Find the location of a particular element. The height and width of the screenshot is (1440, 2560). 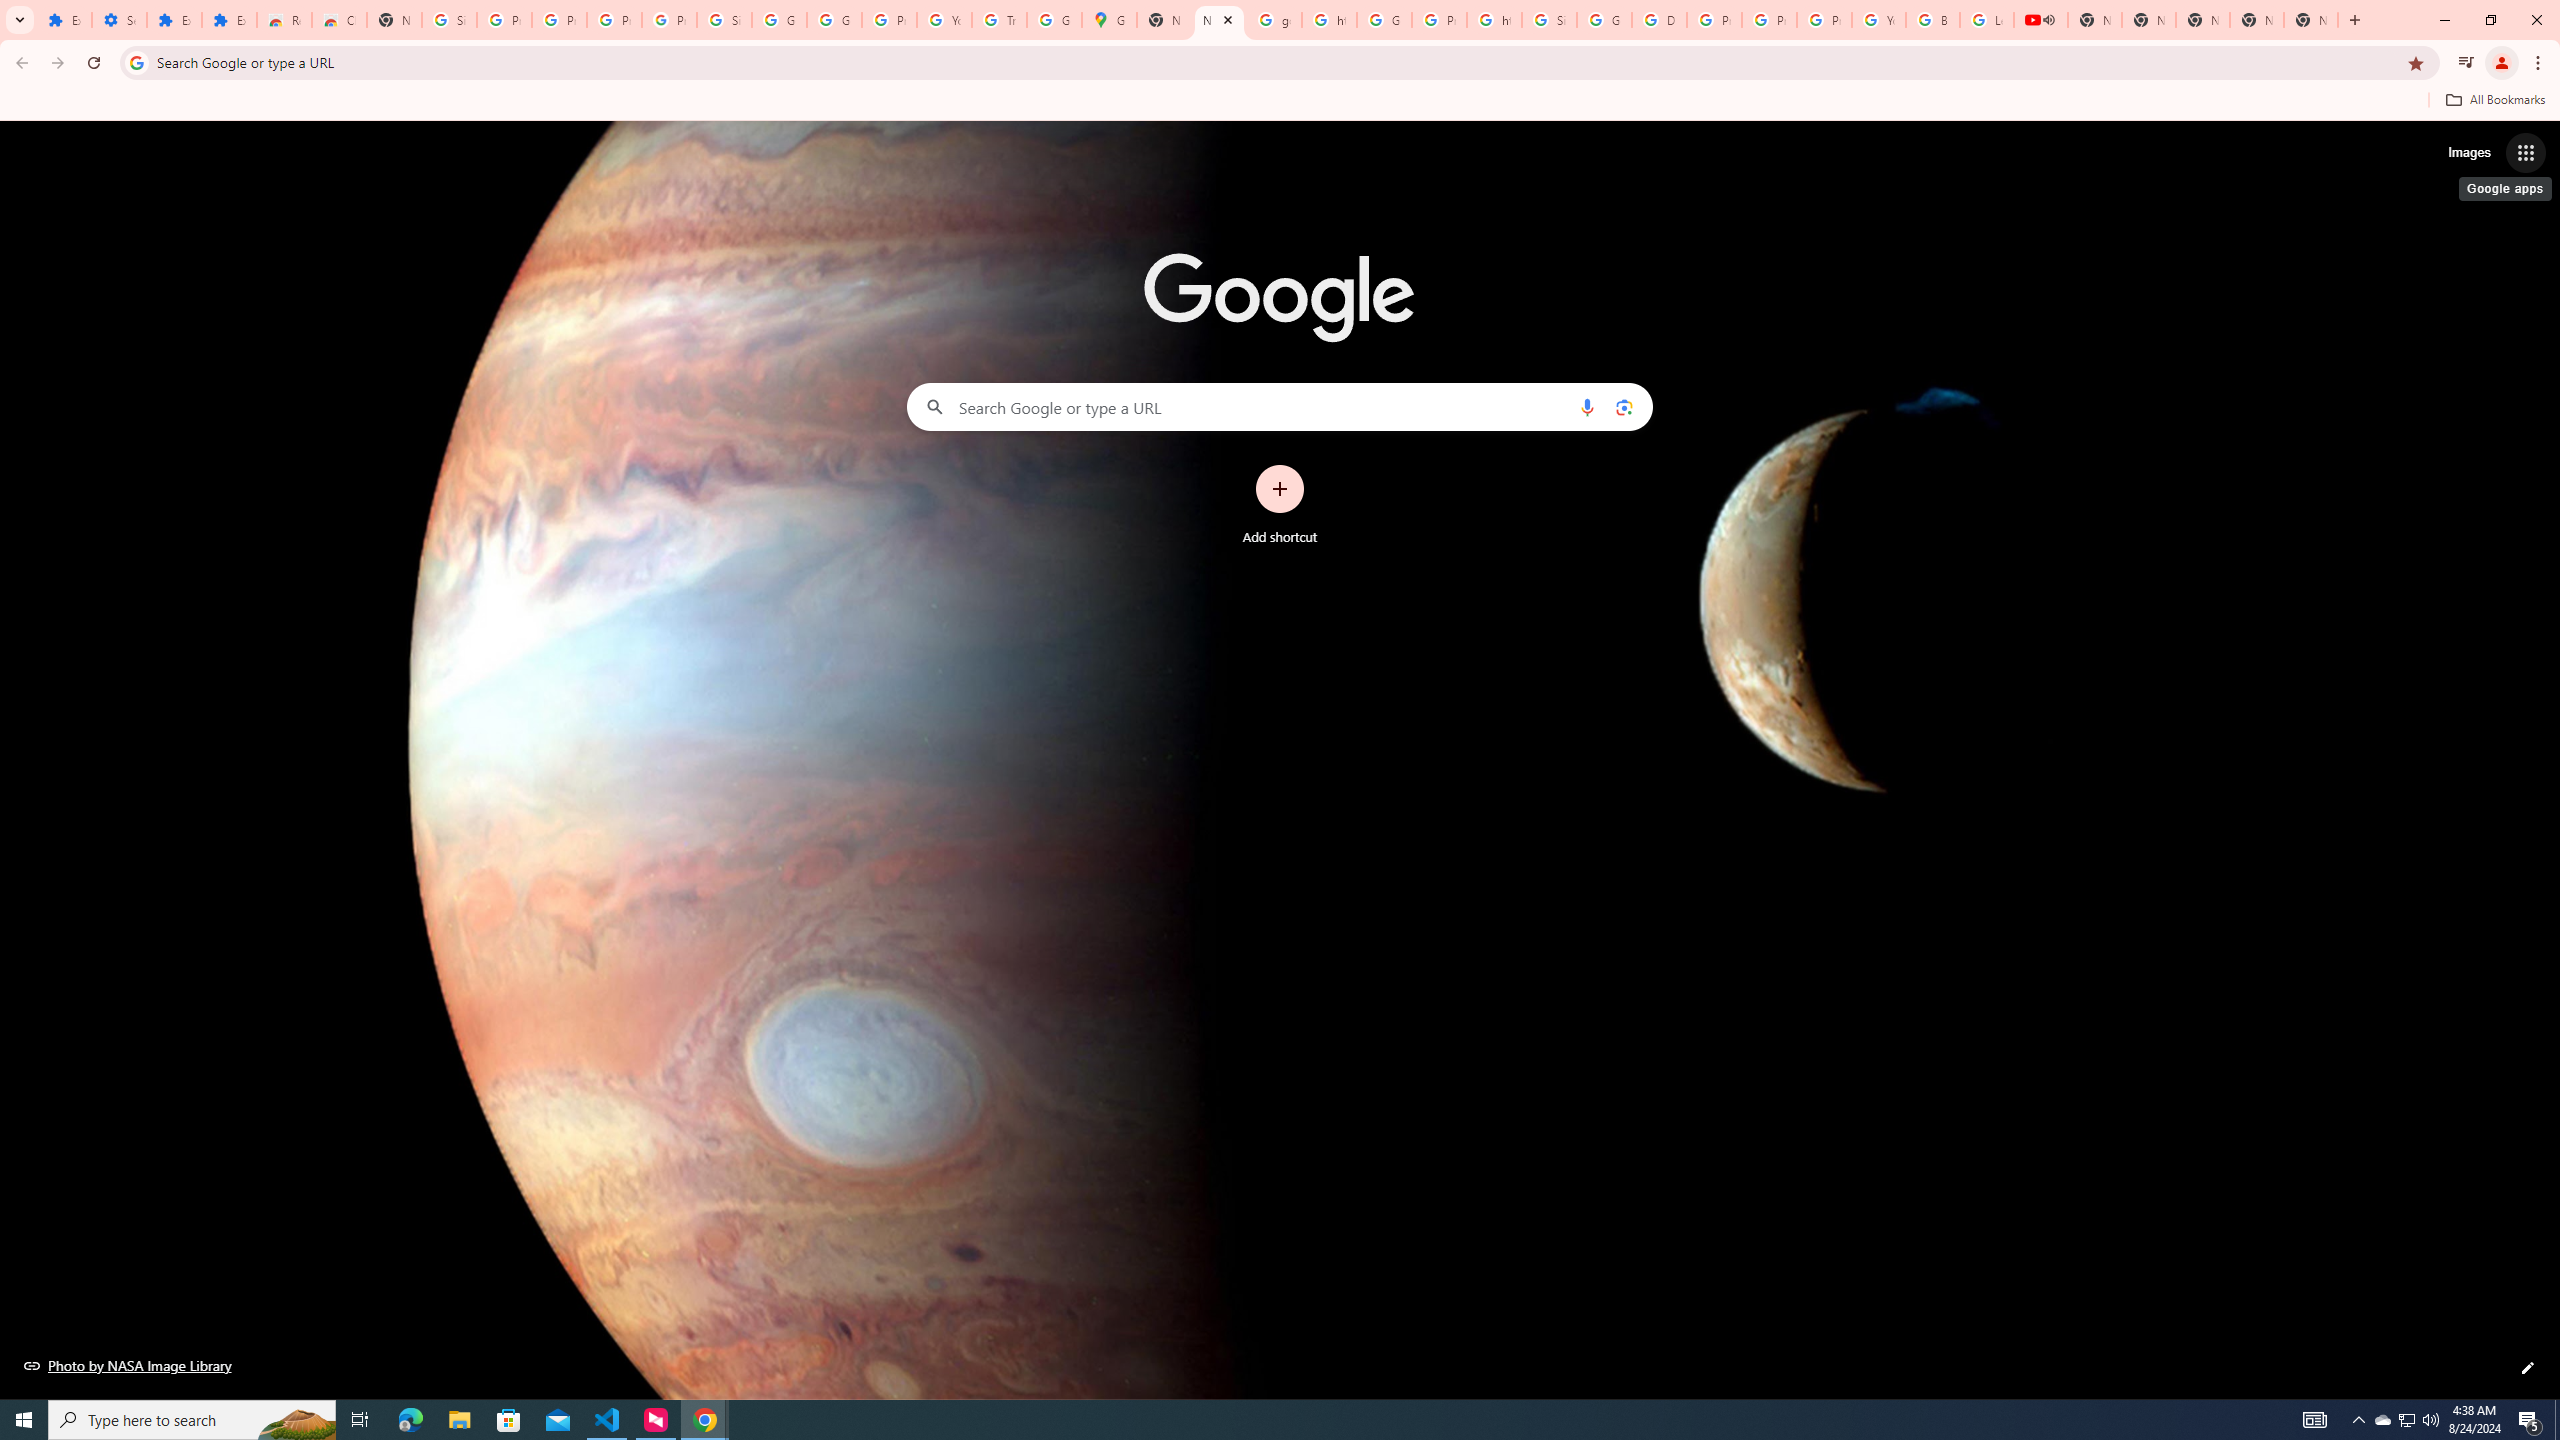

'Minimize' is located at coordinates (2443, 19).